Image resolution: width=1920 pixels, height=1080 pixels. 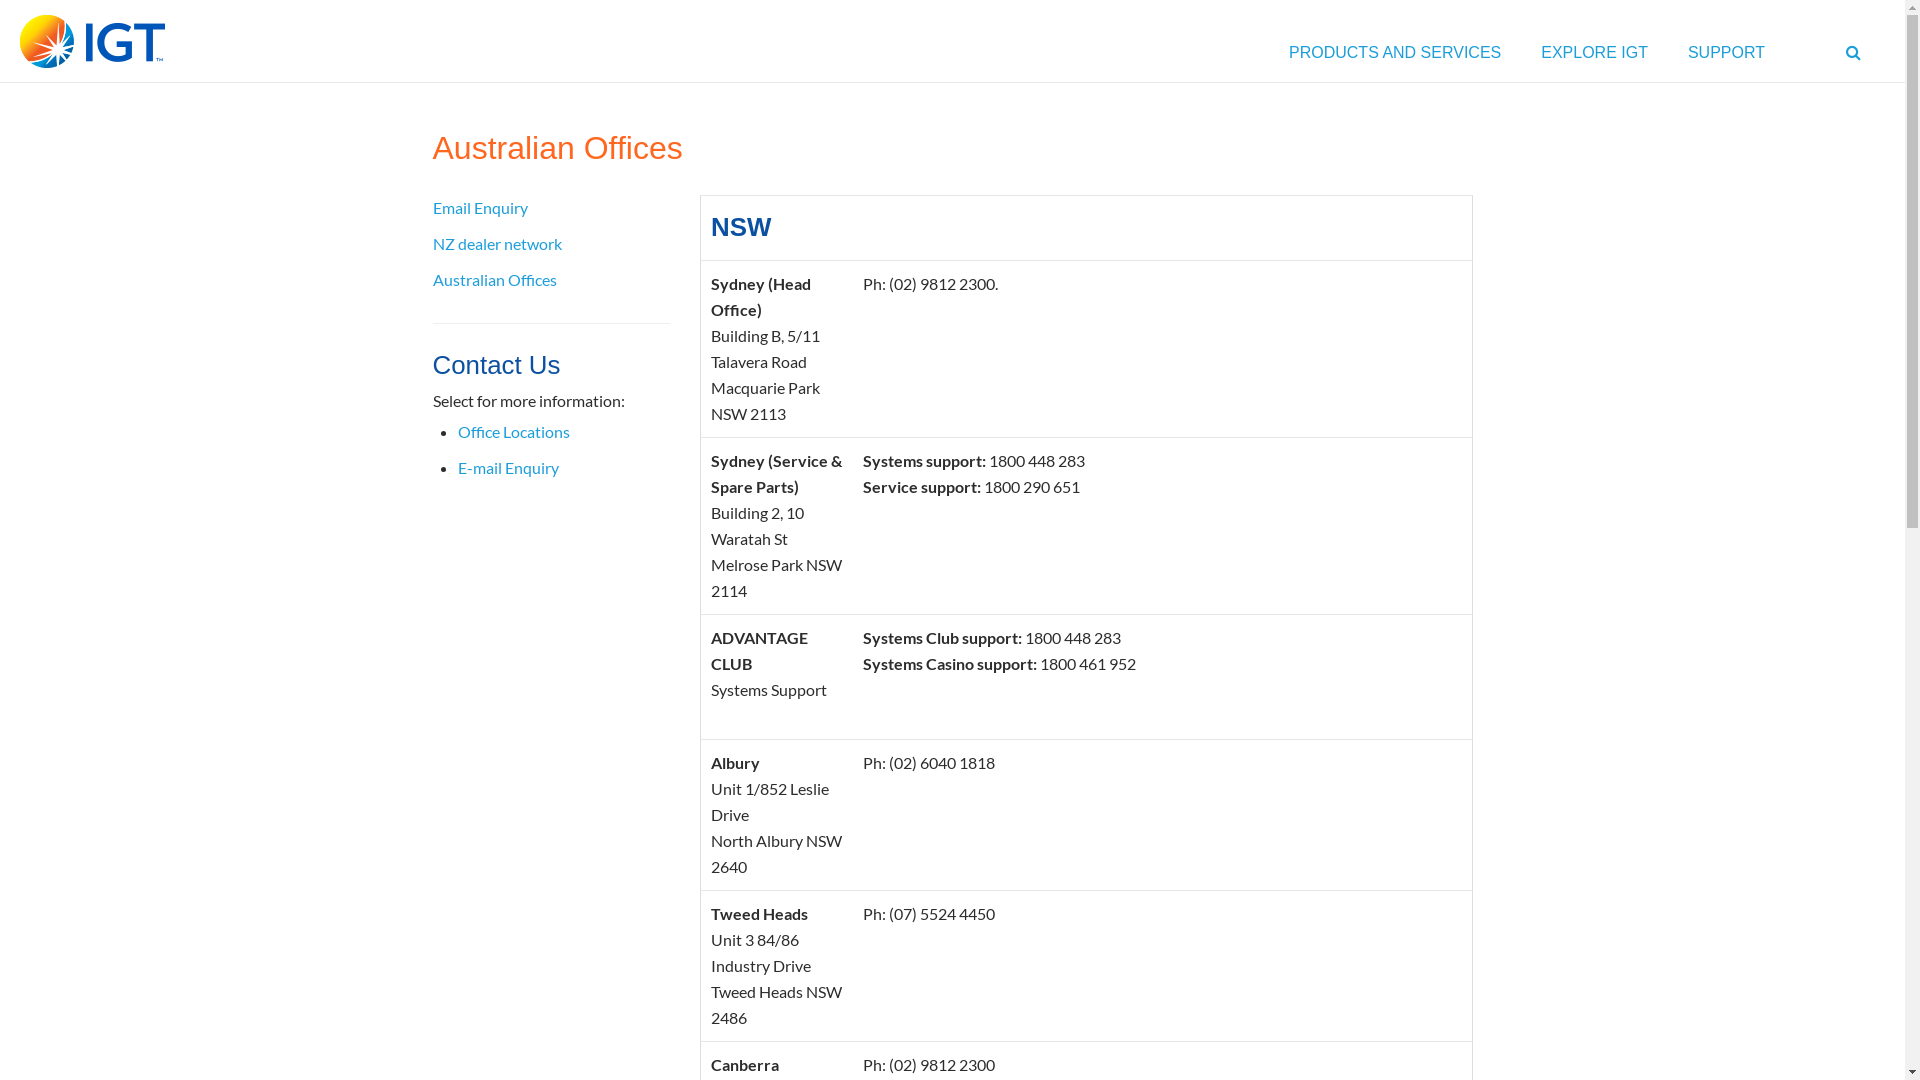 What do you see at coordinates (19, 41) in the screenshot?
I see `'IGT'` at bounding box center [19, 41].